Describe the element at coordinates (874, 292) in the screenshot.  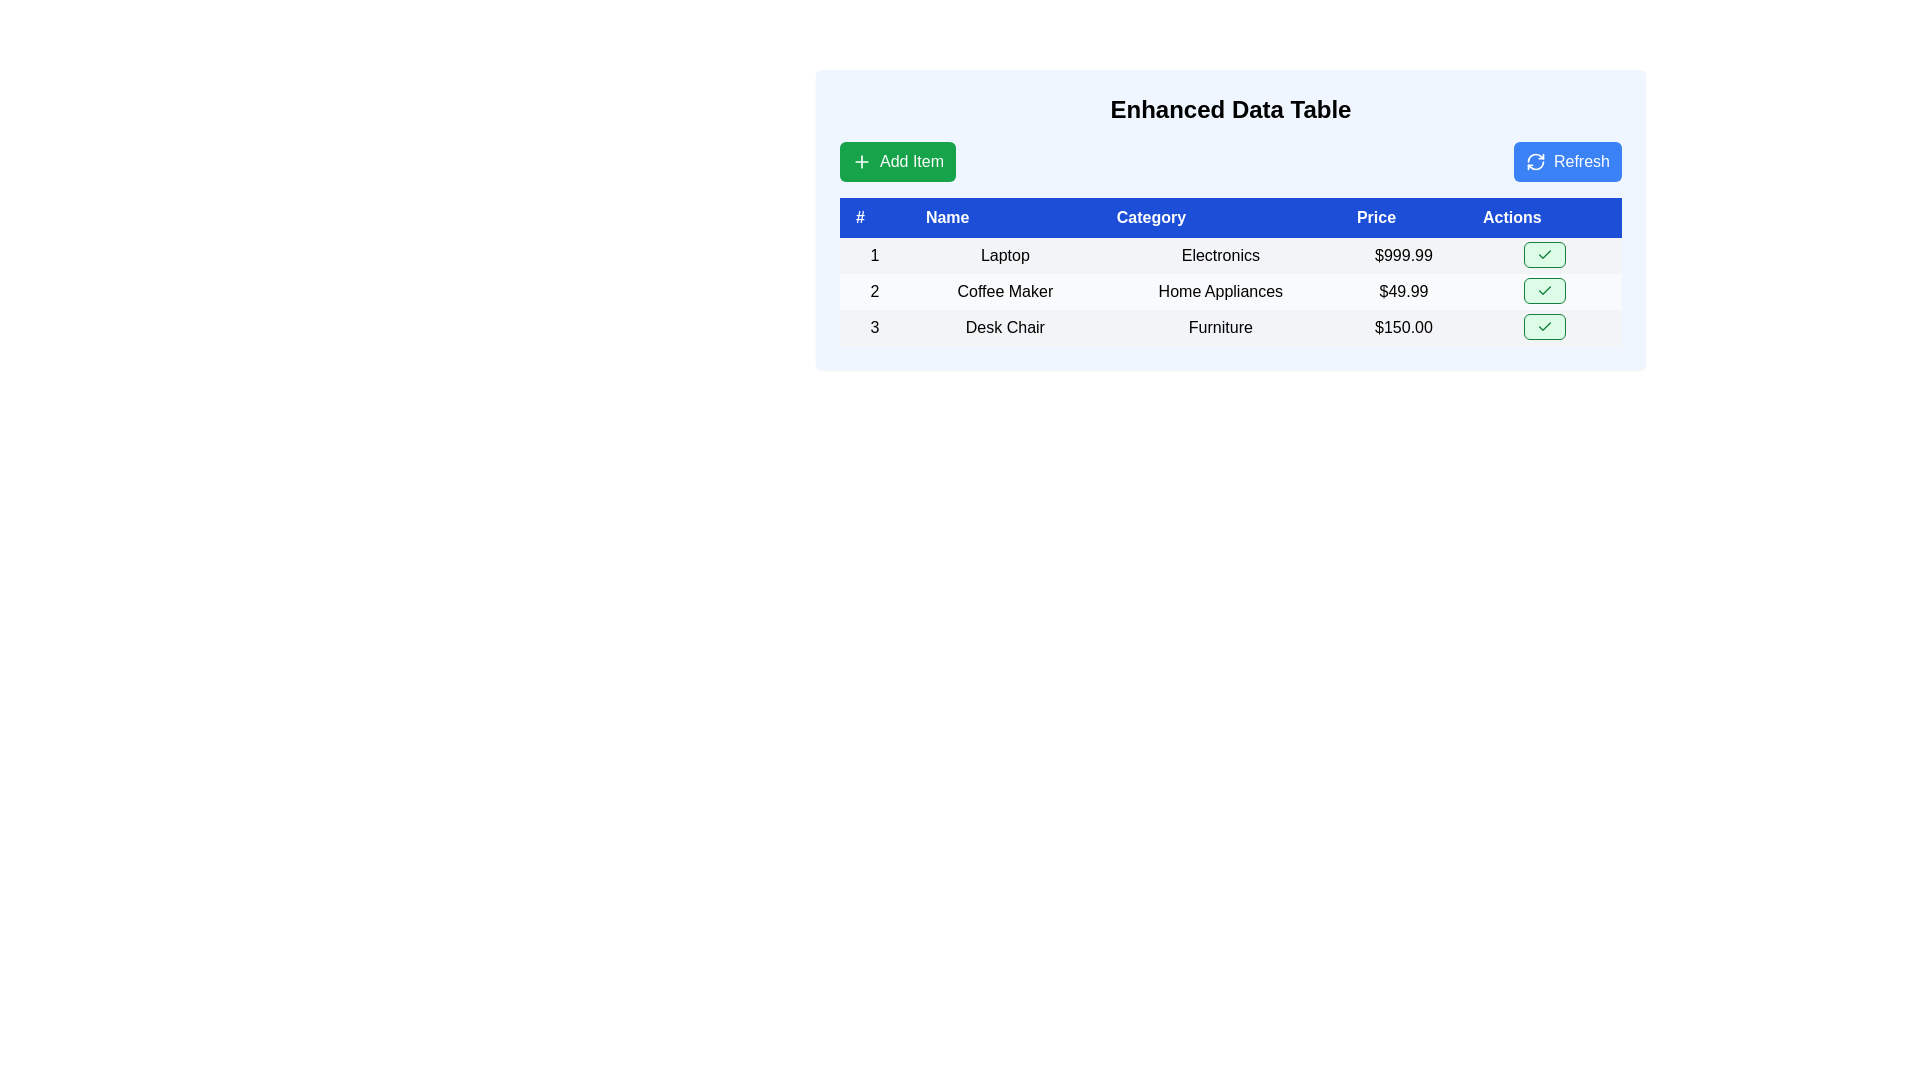
I see `the text label displaying the number '2' located in the first column of the second row in the data table` at that location.